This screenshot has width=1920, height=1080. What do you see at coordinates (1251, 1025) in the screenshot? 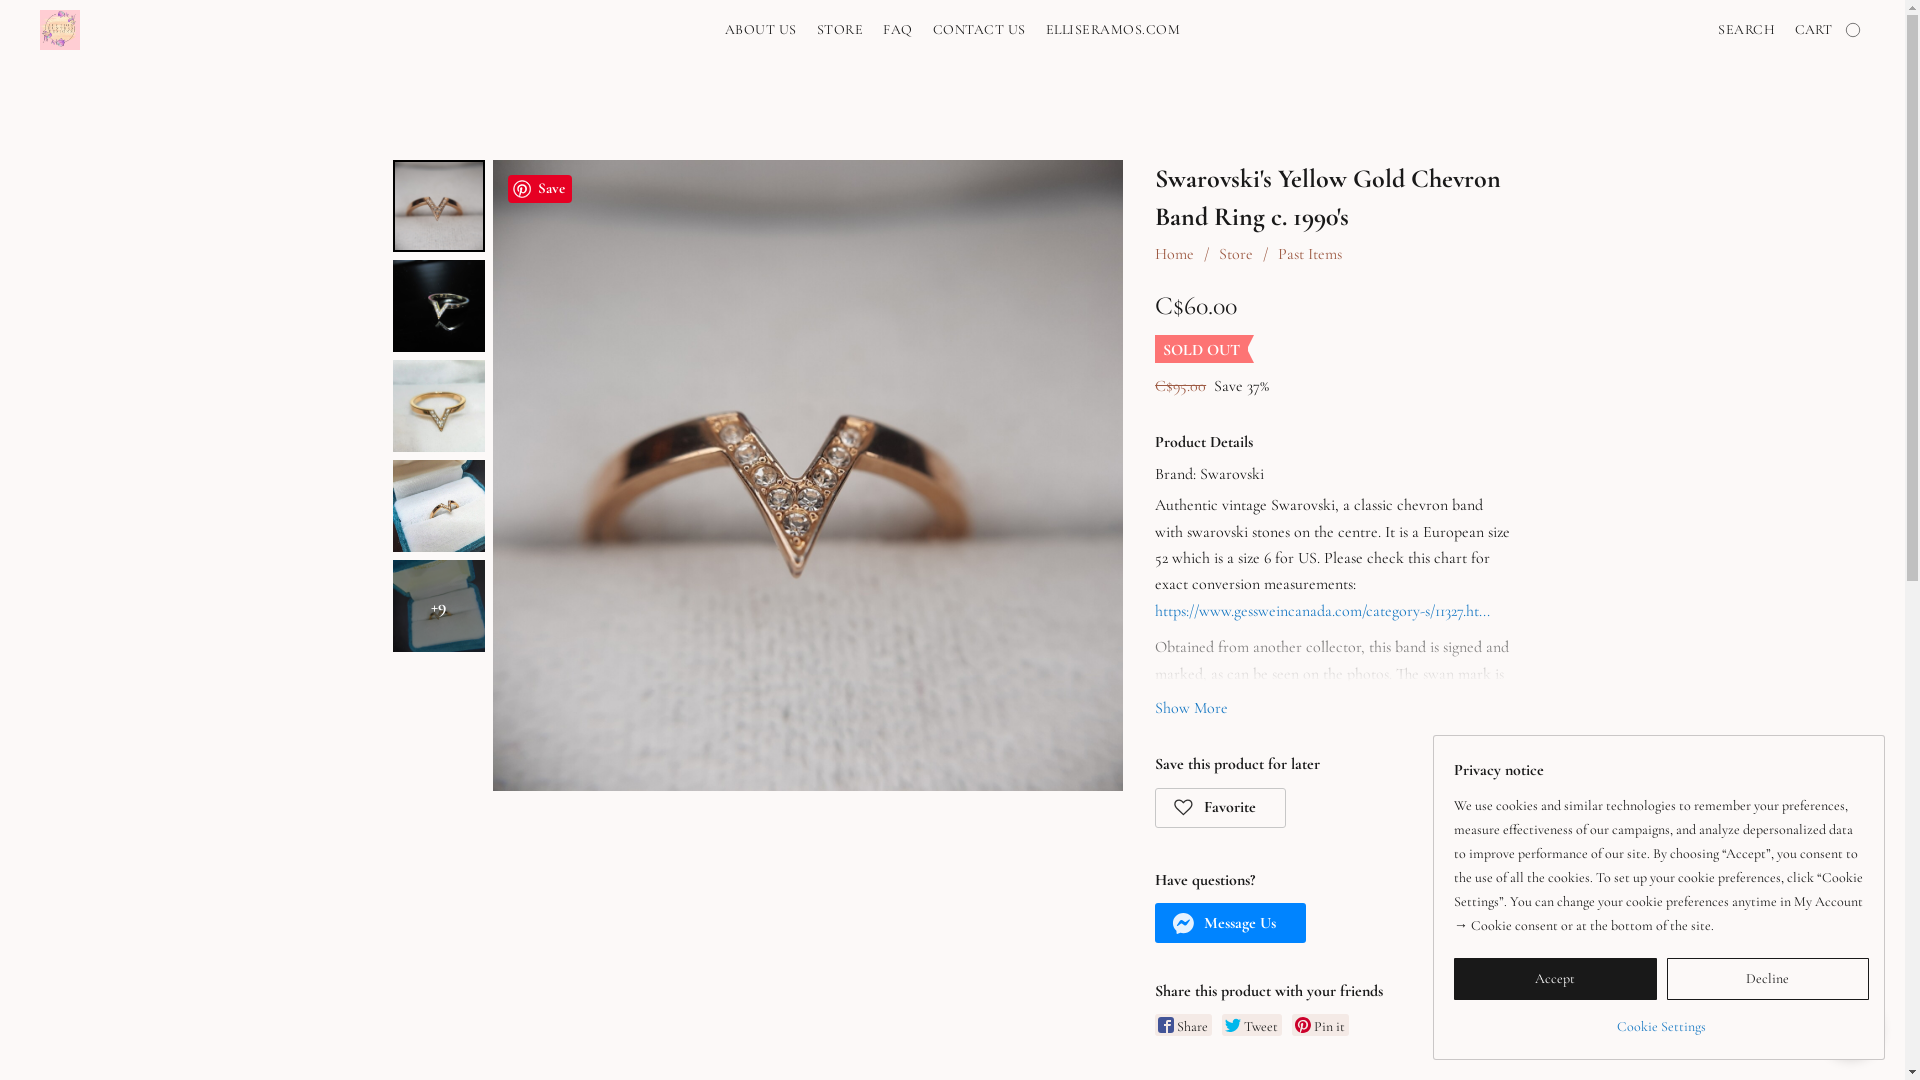
I see `'Tweet'` at bounding box center [1251, 1025].